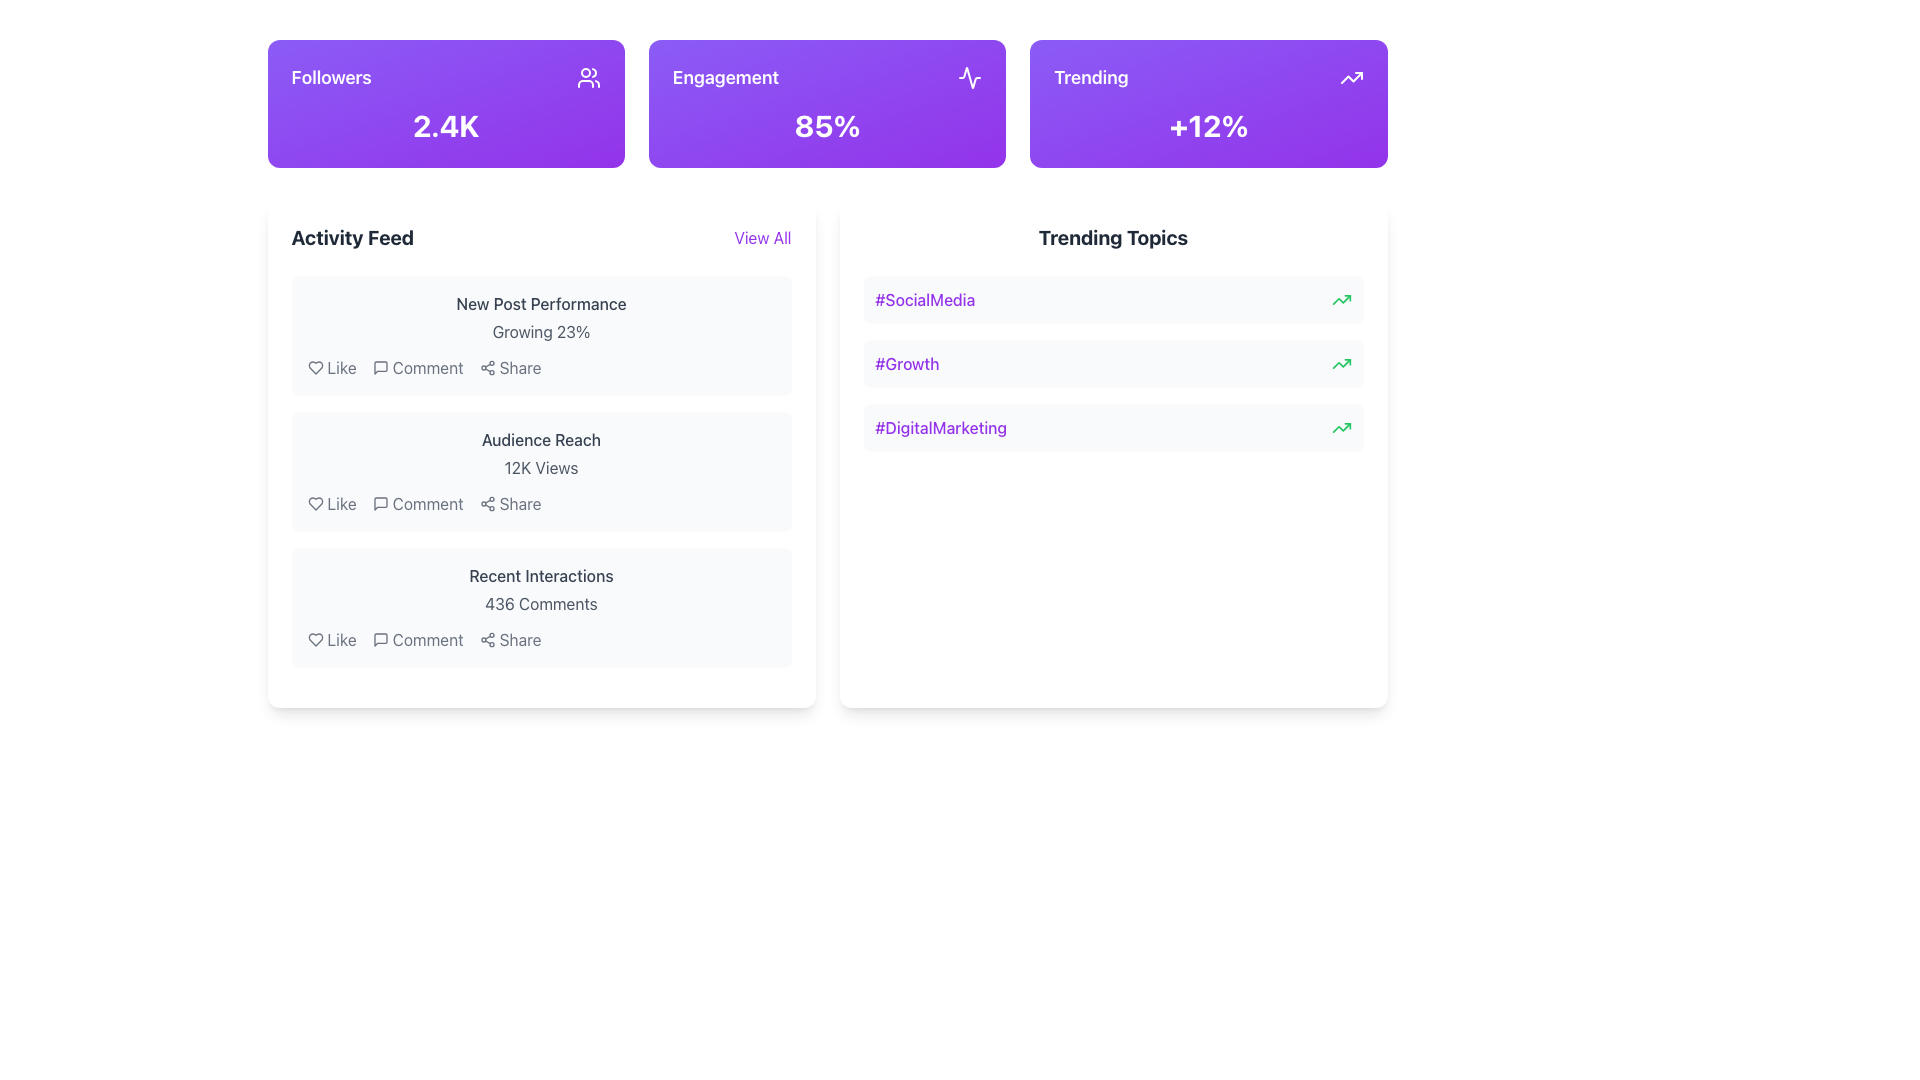  Describe the element at coordinates (417, 640) in the screenshot. I see `the 'Comment' button, which is the second interactive button in the horizontal group of 'Like', 'Comment', and 'Share' under the 'Recent Interactions' section in the 'Activity Feed'` at that location.